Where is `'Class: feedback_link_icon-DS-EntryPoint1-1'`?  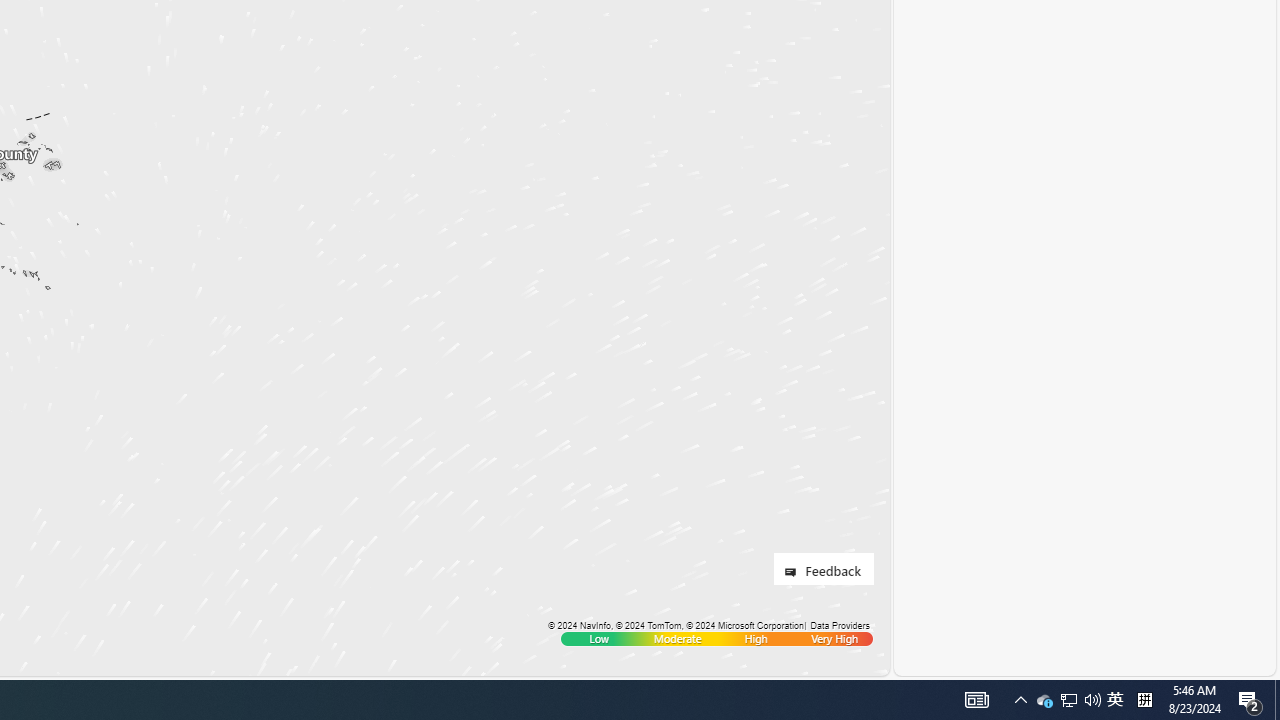
'Class: feedback_link_icon-DS-EntryPoint1-1' is located at coordinates (793, 572).